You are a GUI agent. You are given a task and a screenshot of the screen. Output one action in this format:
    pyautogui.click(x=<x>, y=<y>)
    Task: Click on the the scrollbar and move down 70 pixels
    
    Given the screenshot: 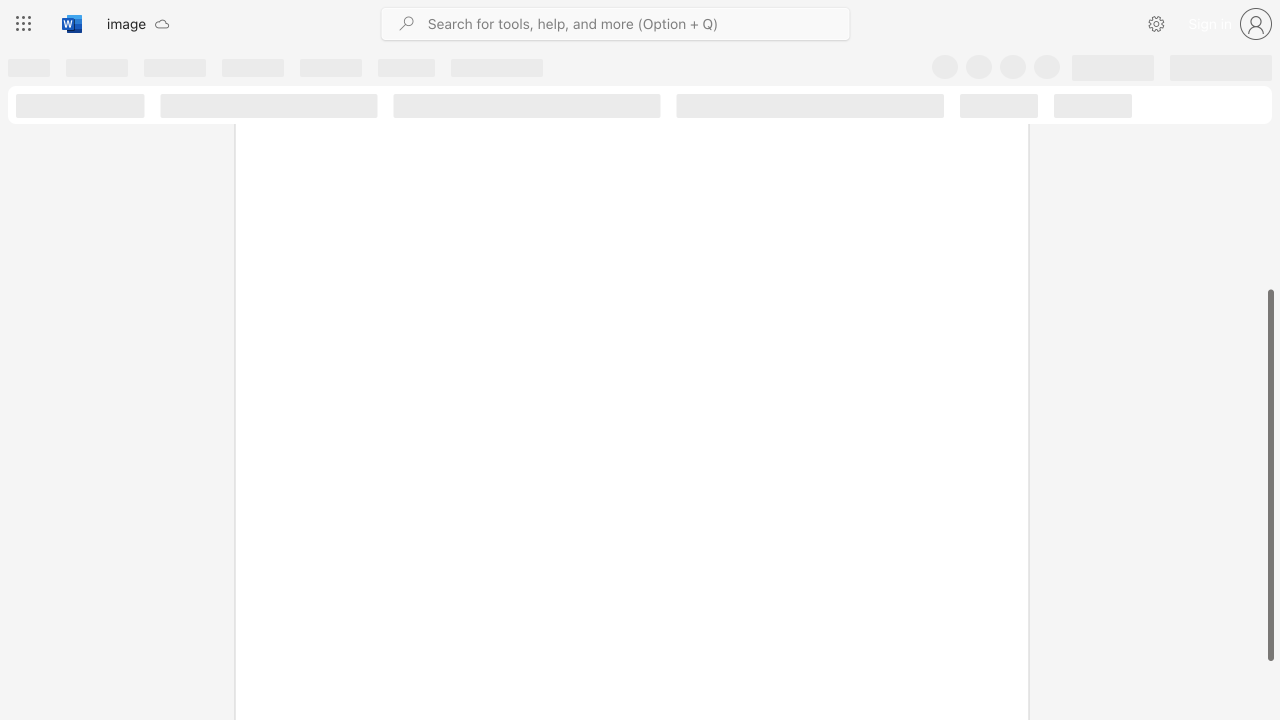 What is the action you would take?
    pyautogui.click(x=1269, y=475)
    